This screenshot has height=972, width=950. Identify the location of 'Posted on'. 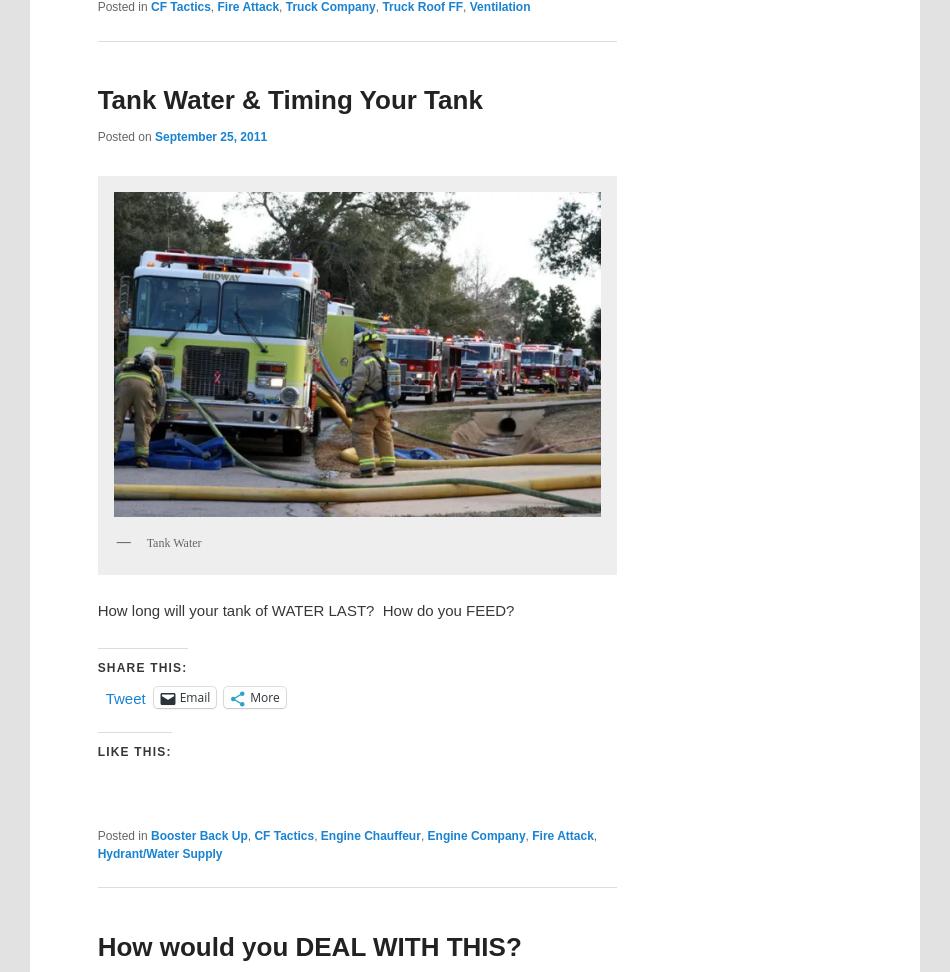
(125, 136).